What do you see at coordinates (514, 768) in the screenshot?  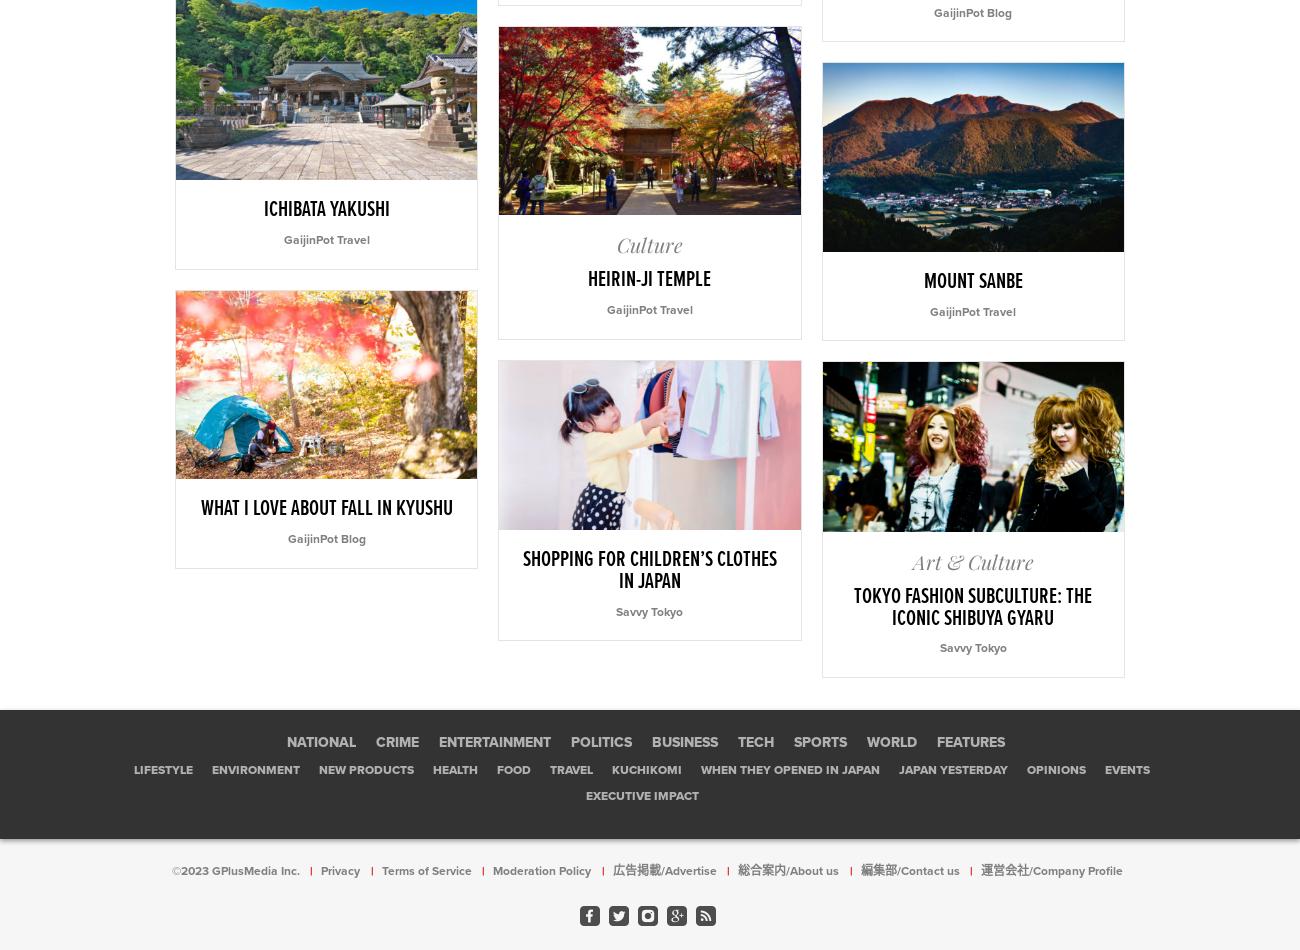 I see `'Food'` at bounding box center [514, 768].